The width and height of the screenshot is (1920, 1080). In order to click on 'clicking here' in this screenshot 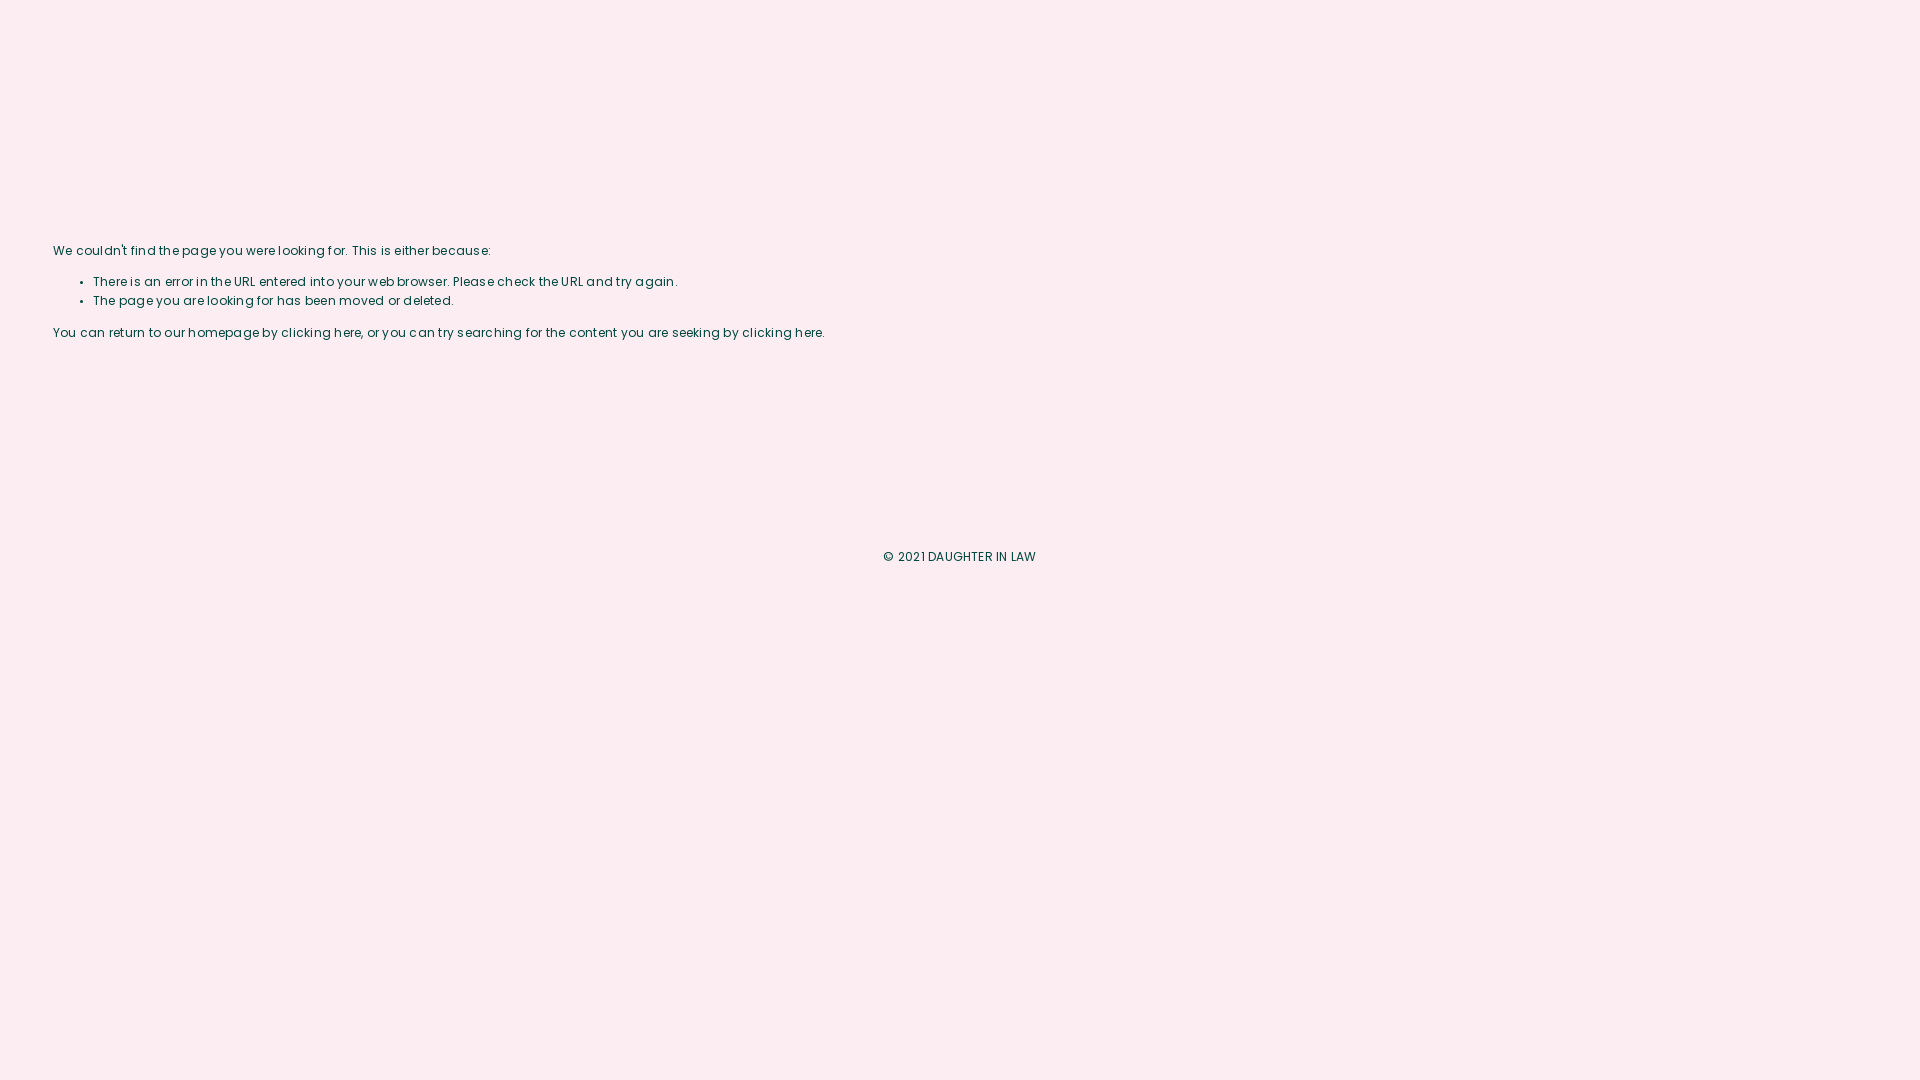, I will do `click(321, 333)`.